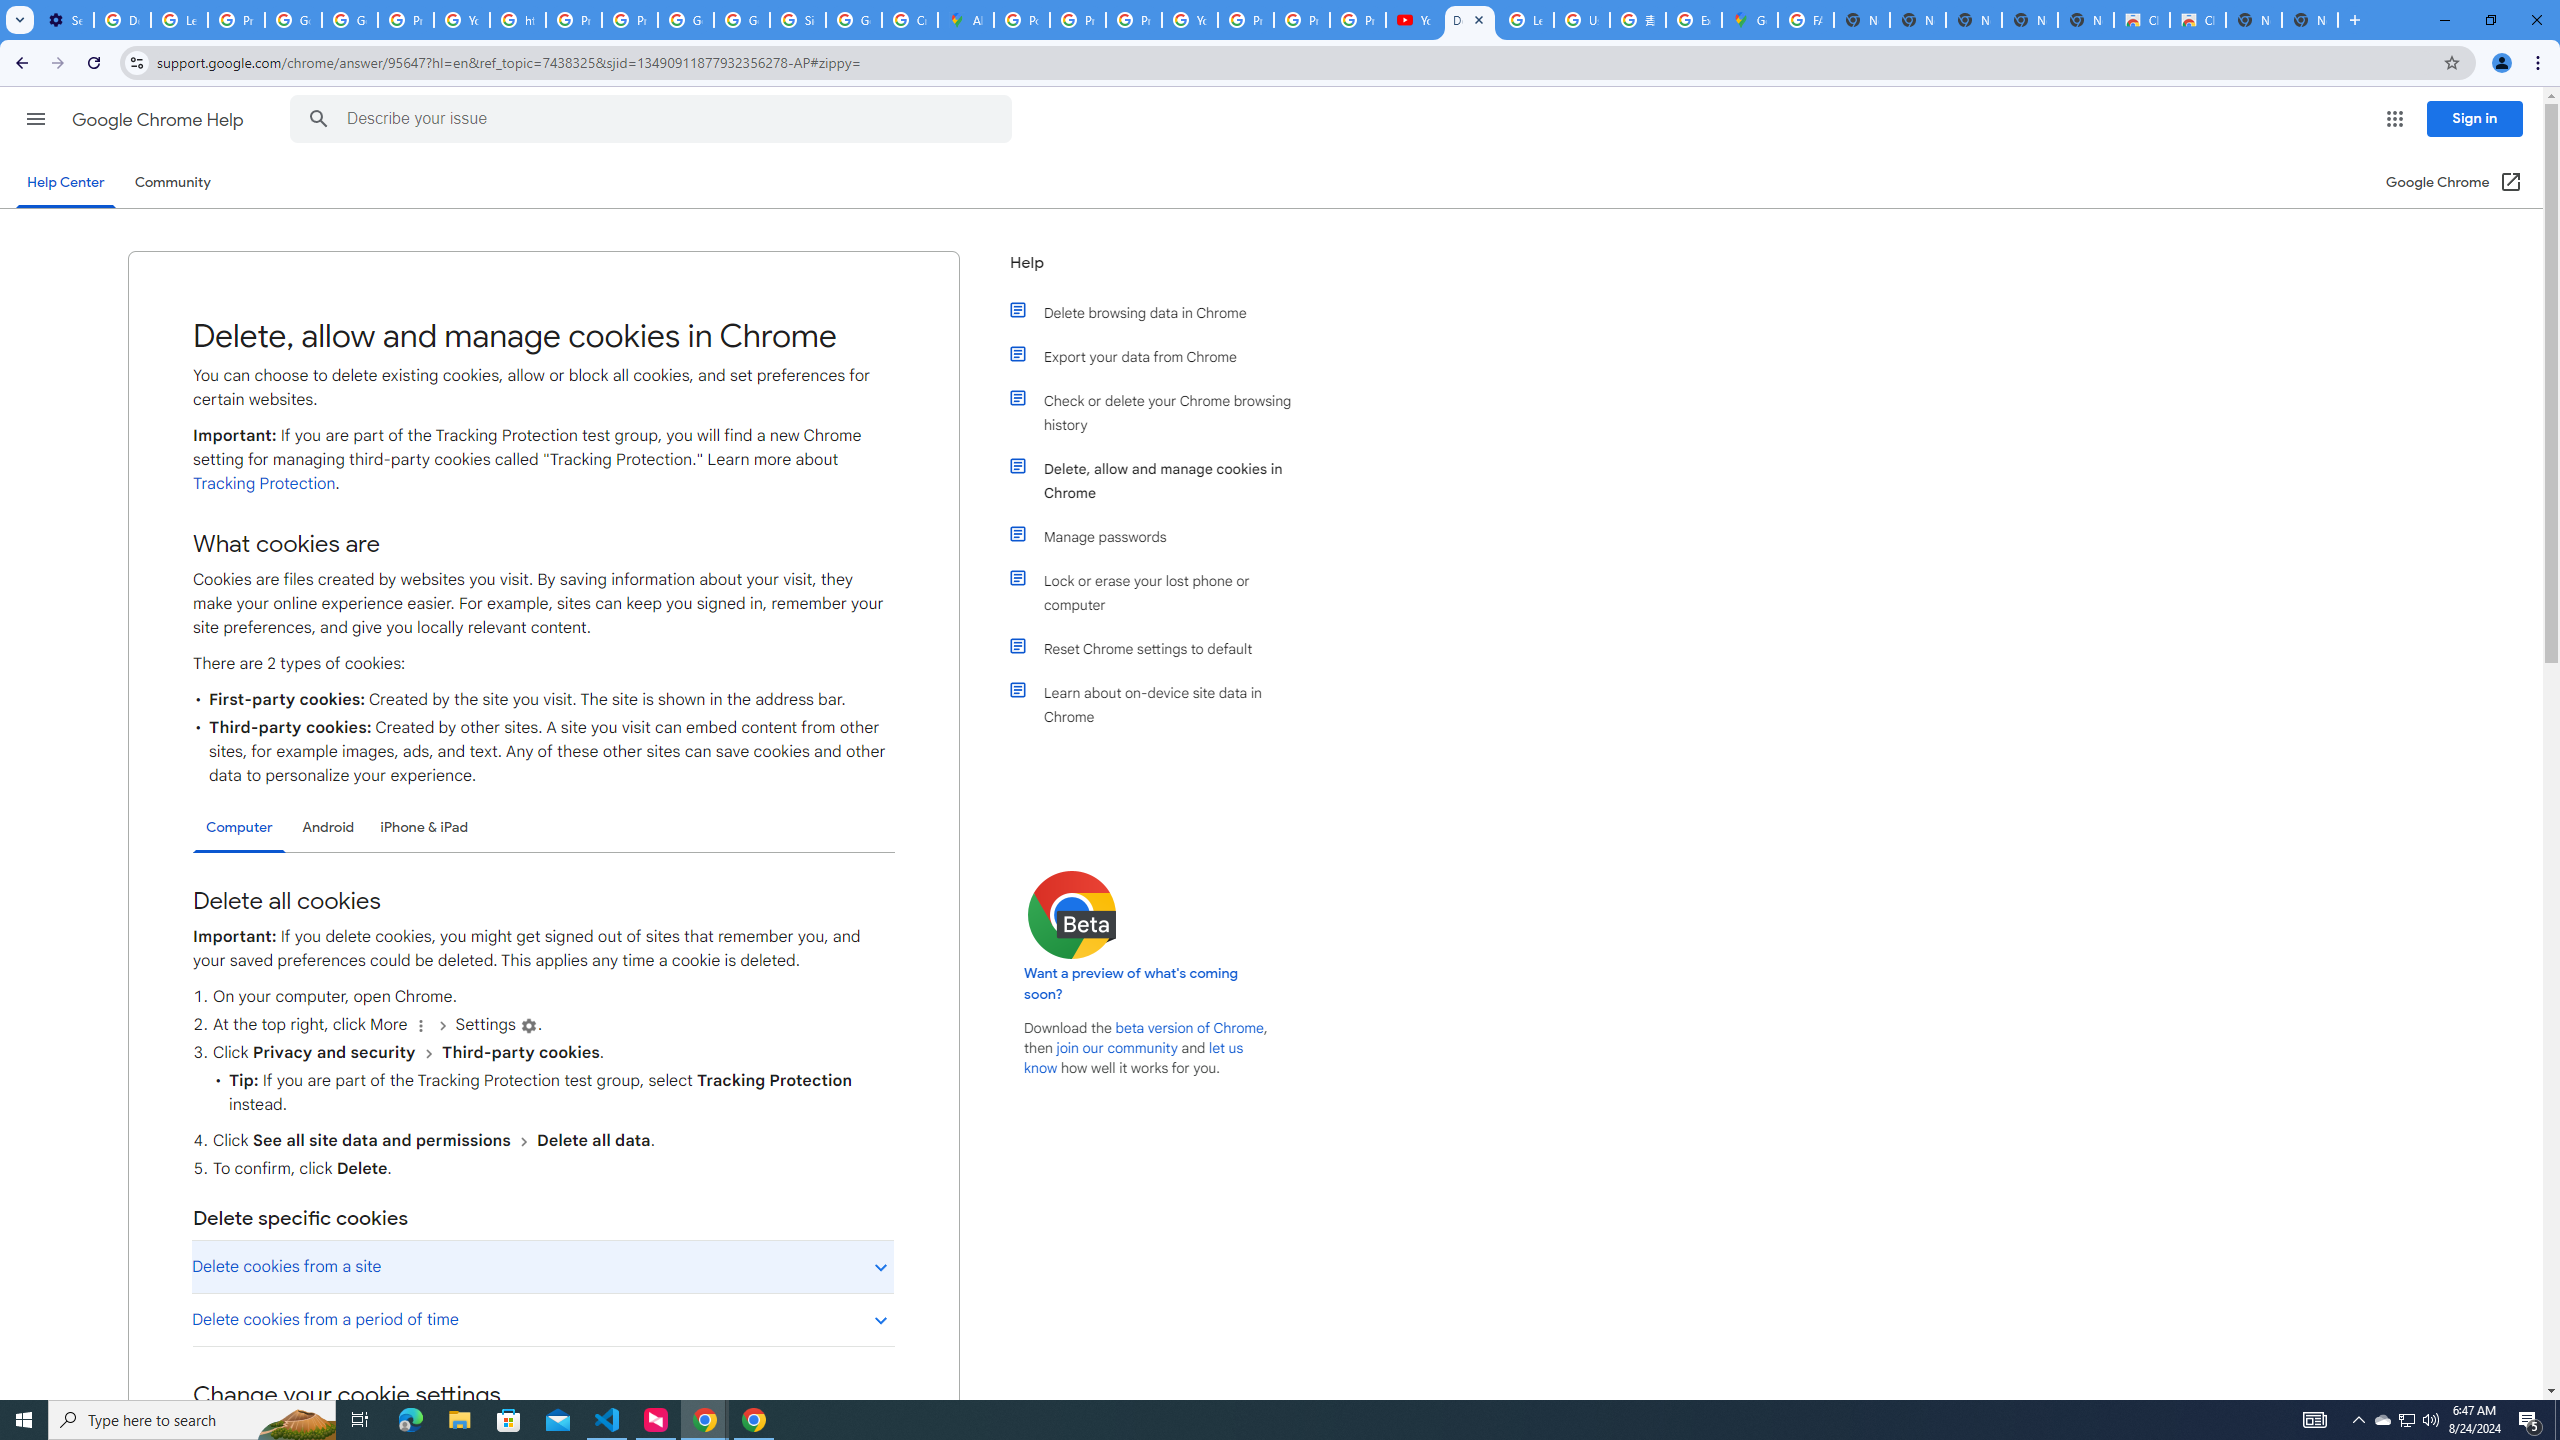 Image resolution: width=2560 pixels, height=1440 pixels. I want to click on 'Google Chrome Help', so click(159, 119).